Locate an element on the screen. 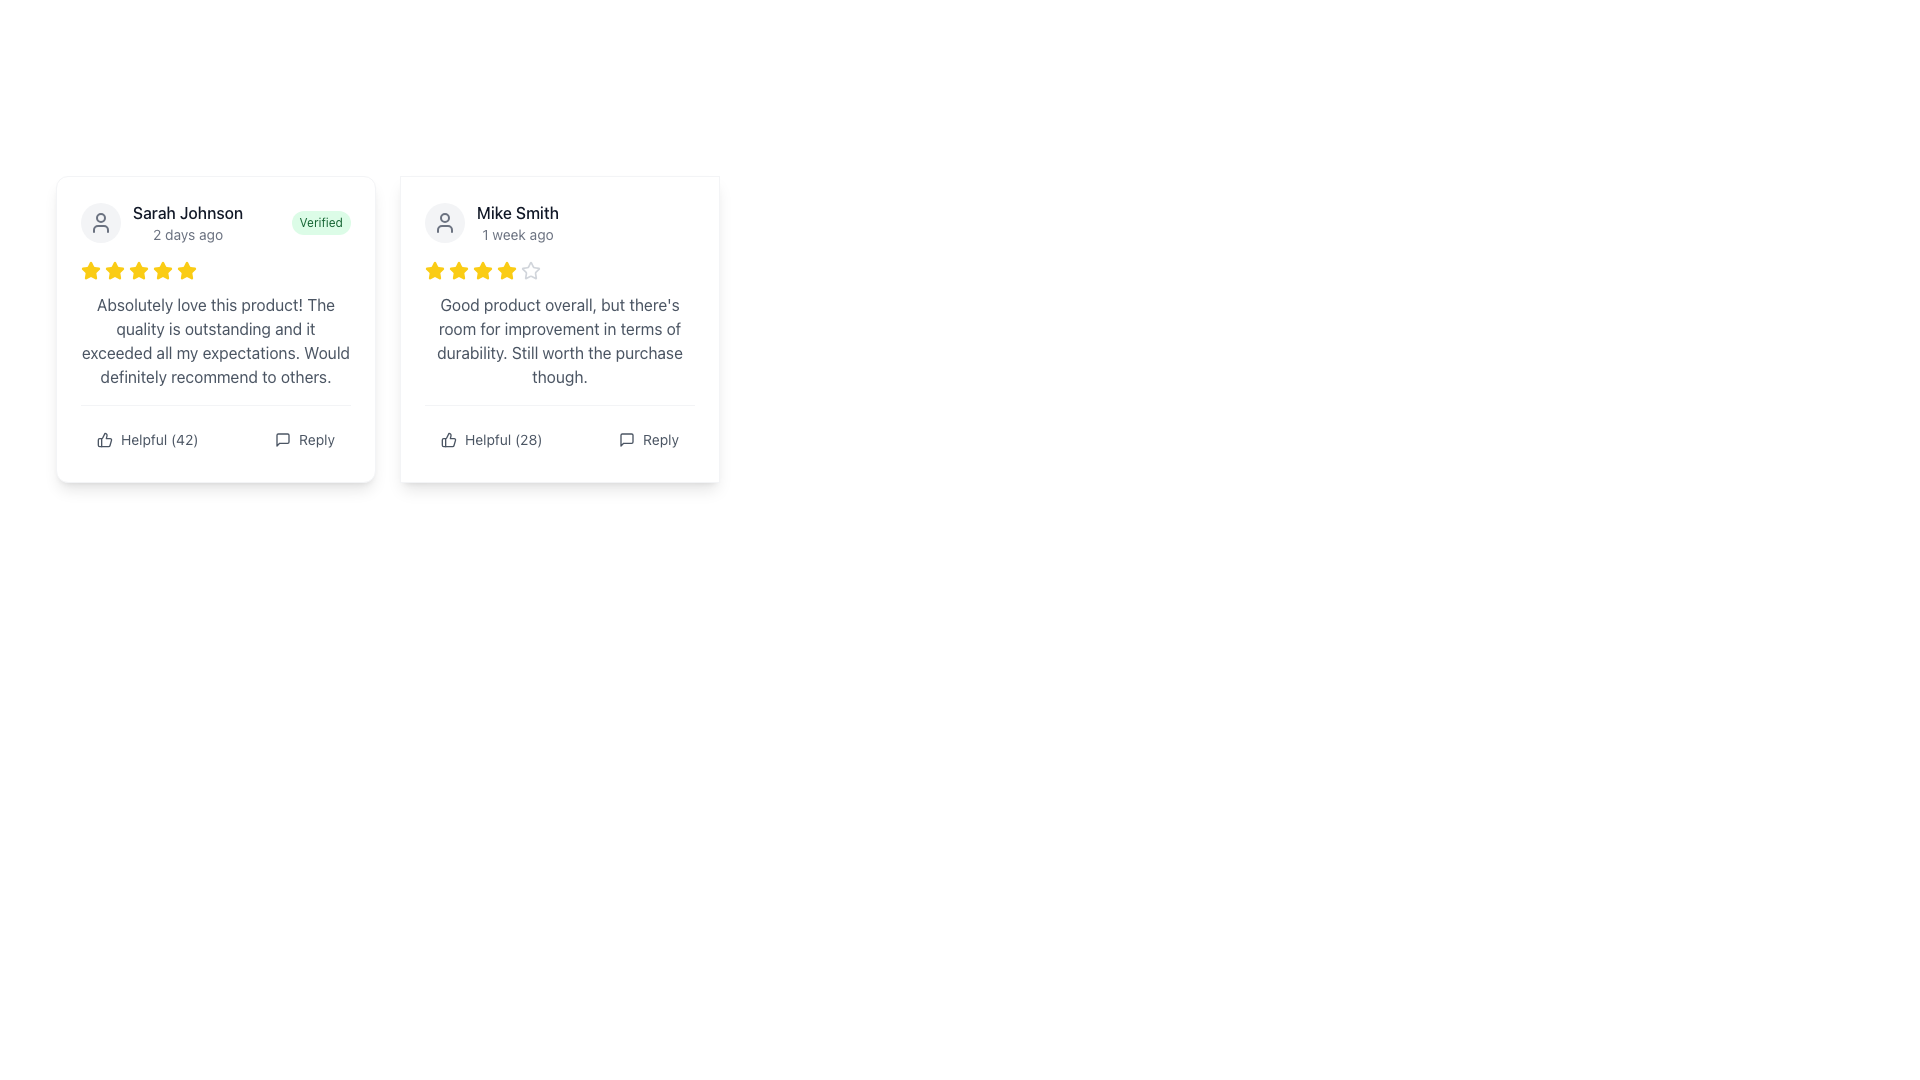 The width and height of the screenshot is (1920, 1080). the text block that displays the user's review or comment, located beneath the username 'Mike Smith' and above the interactive options like 'Helpful' and 'Reply' is located at coordinates (560, 339).